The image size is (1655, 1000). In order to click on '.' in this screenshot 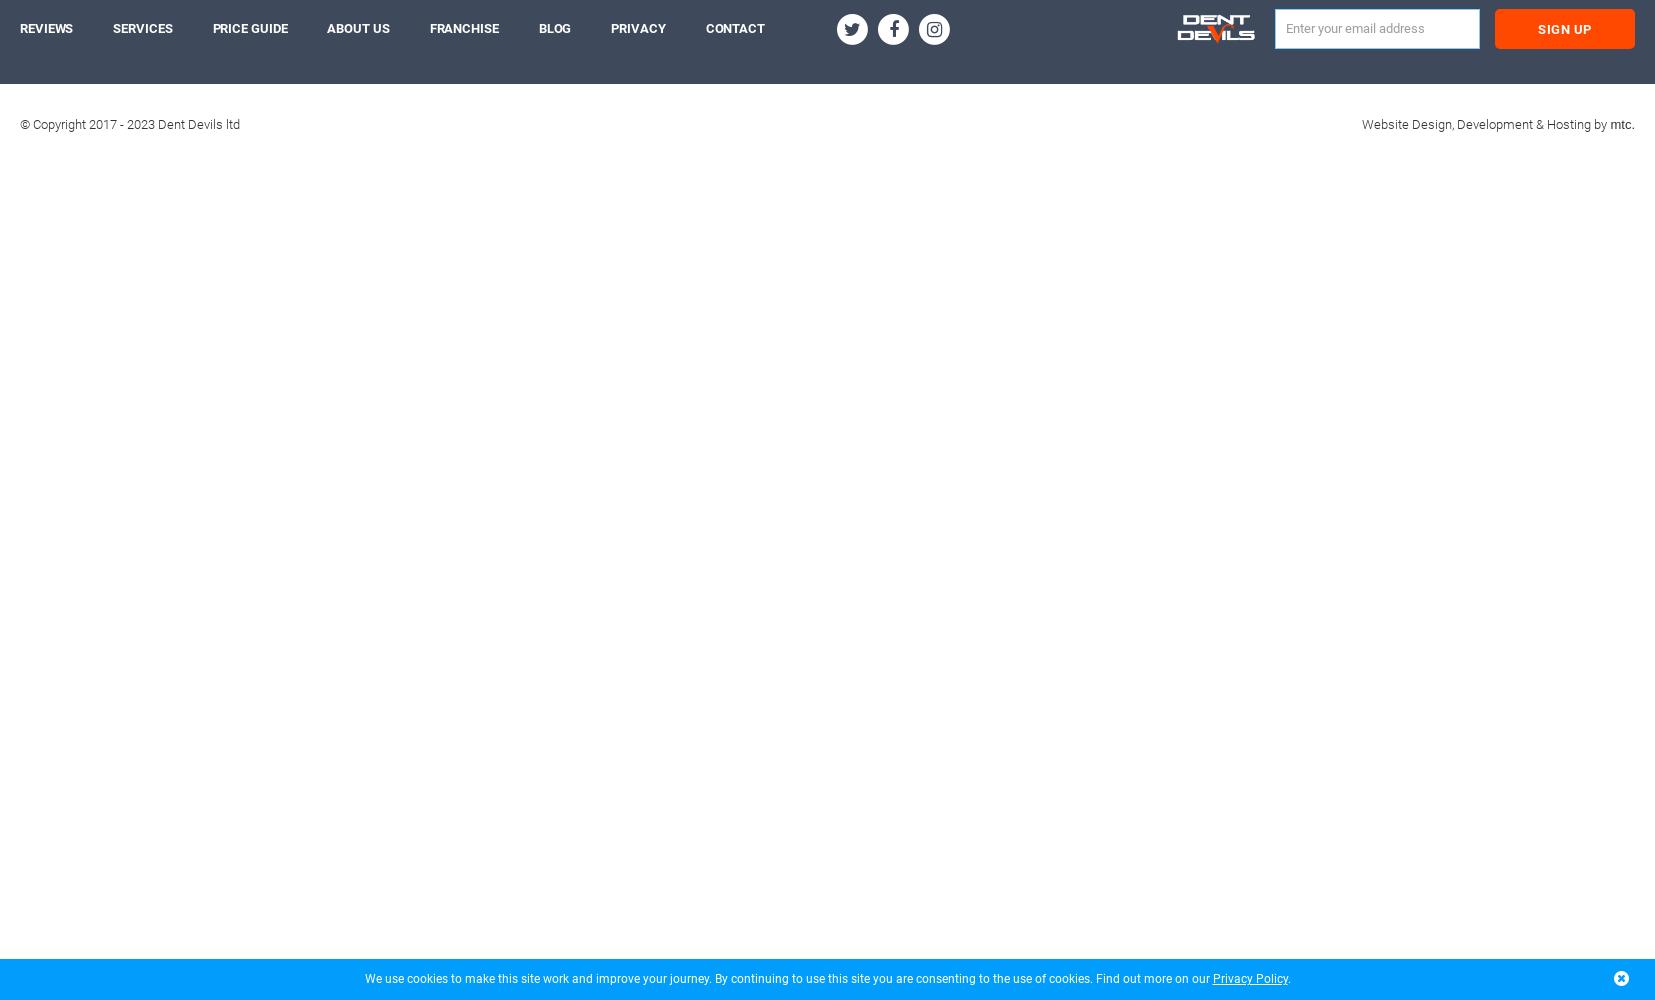, I will do `click(1285, 978)`.